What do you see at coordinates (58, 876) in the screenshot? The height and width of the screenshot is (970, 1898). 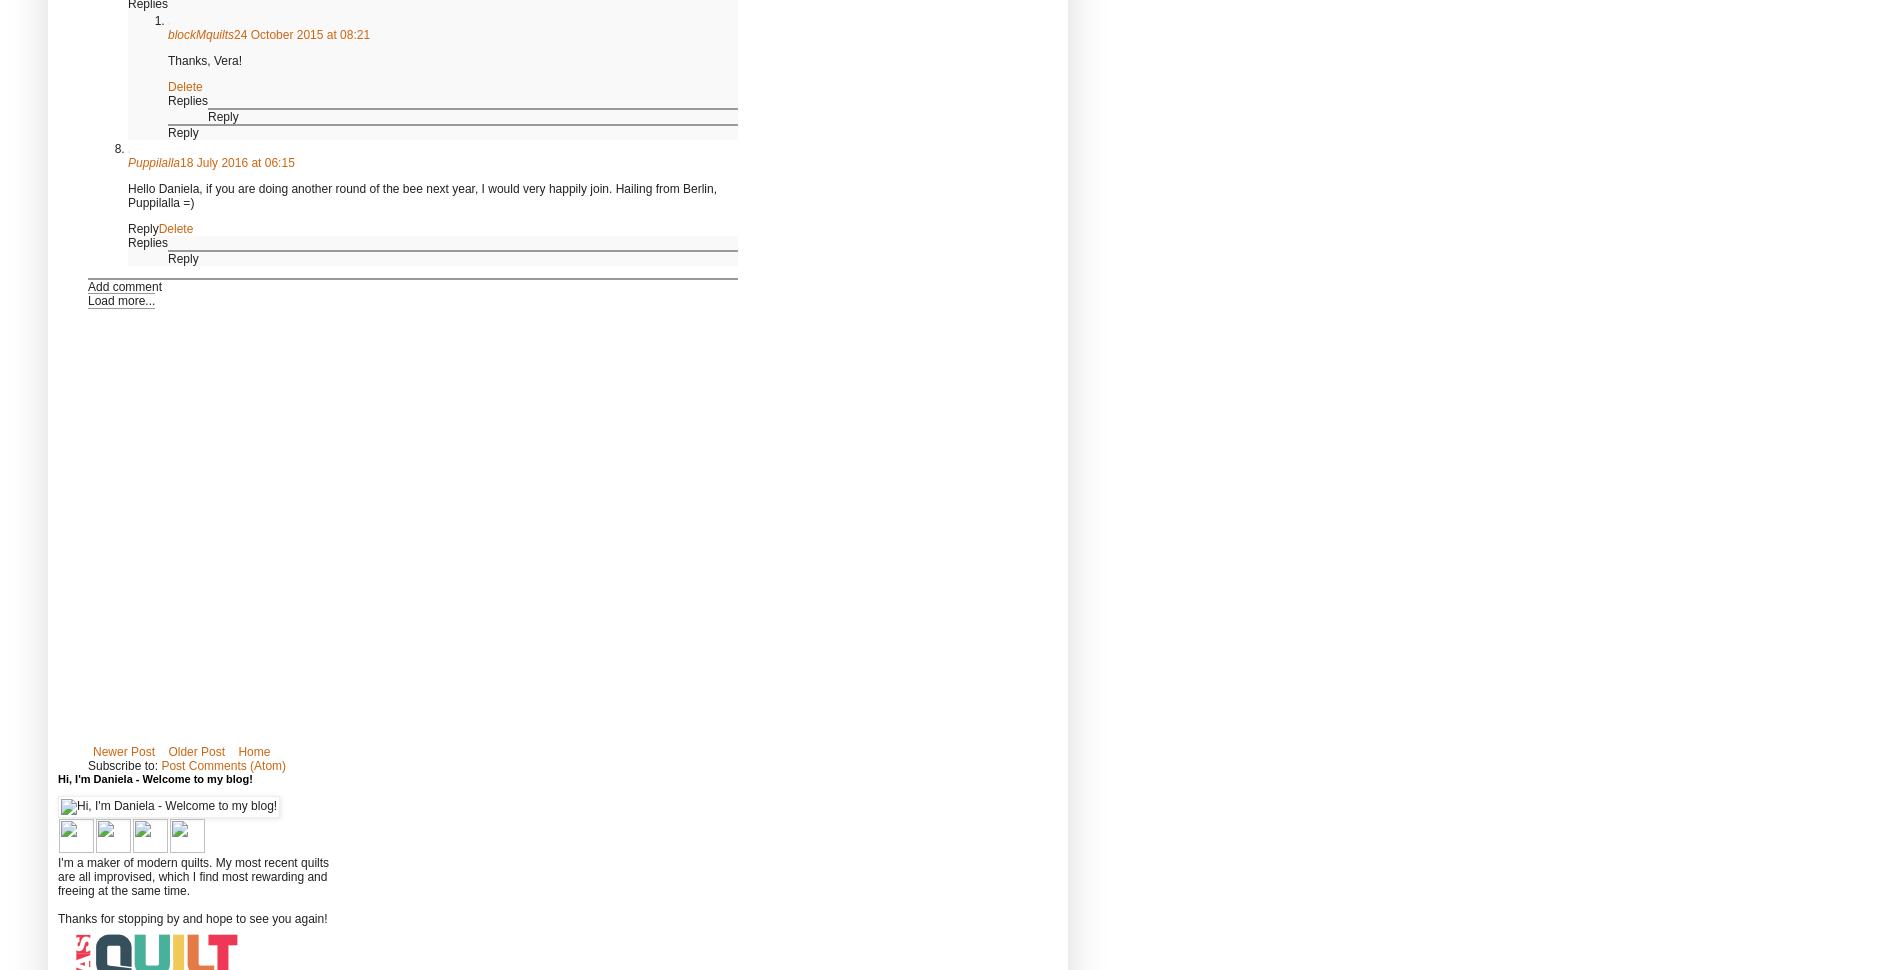 I see `'I'm a maker of modern quilts. My most recent quilts are all improvised, which I find most rewarding and freeing at the same time.'` at bounding box center [58, 876].